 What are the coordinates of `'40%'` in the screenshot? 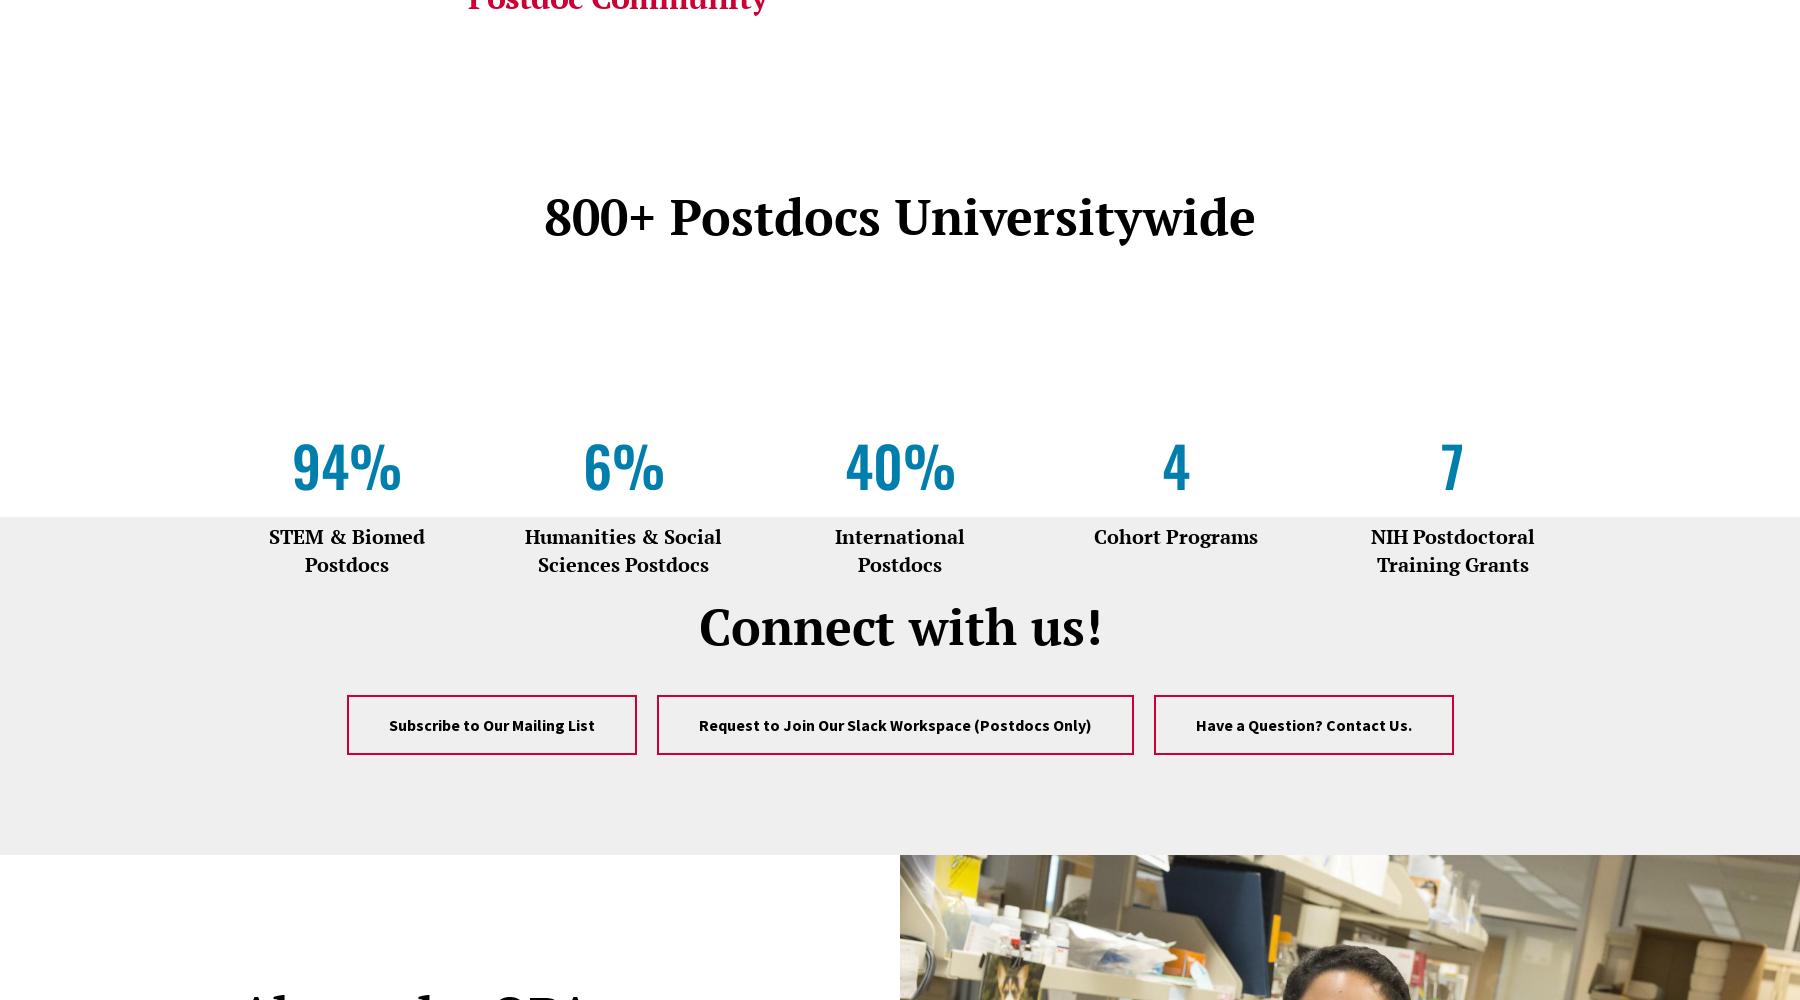 It's located at (899, 463).